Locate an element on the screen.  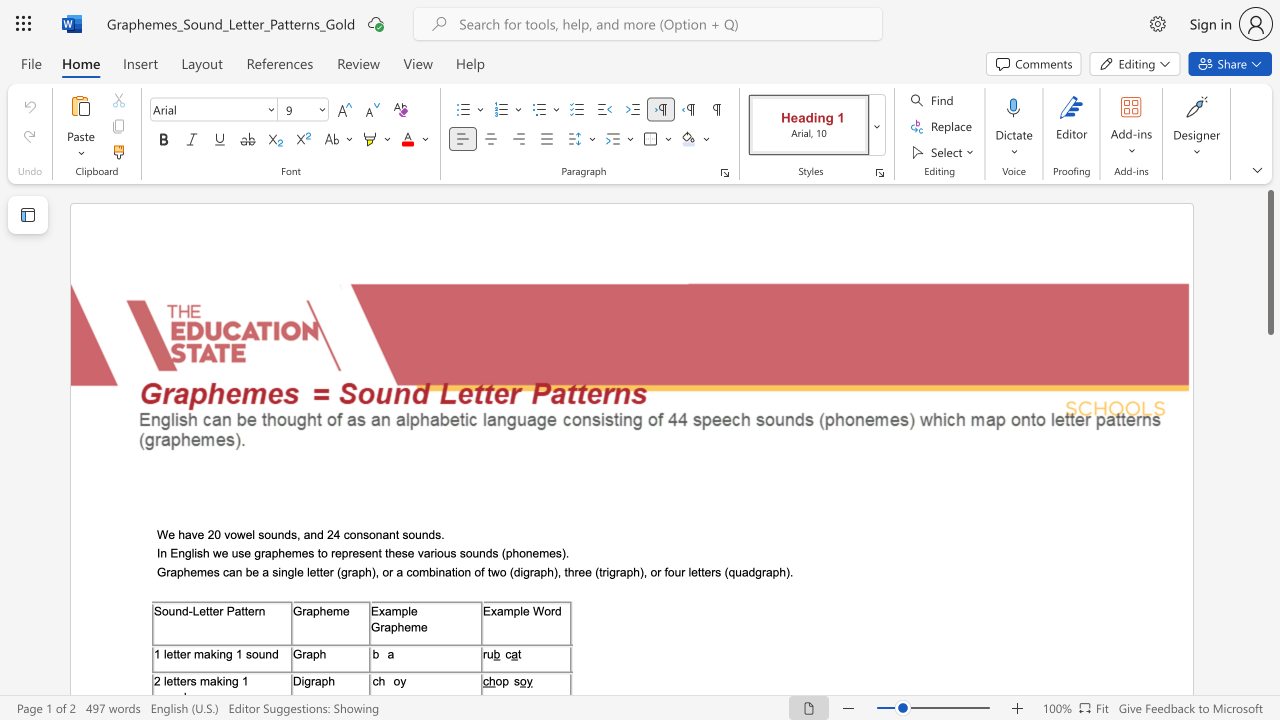
the scrollbar on the right to move the page downward is located at coordinates (1269, 348).